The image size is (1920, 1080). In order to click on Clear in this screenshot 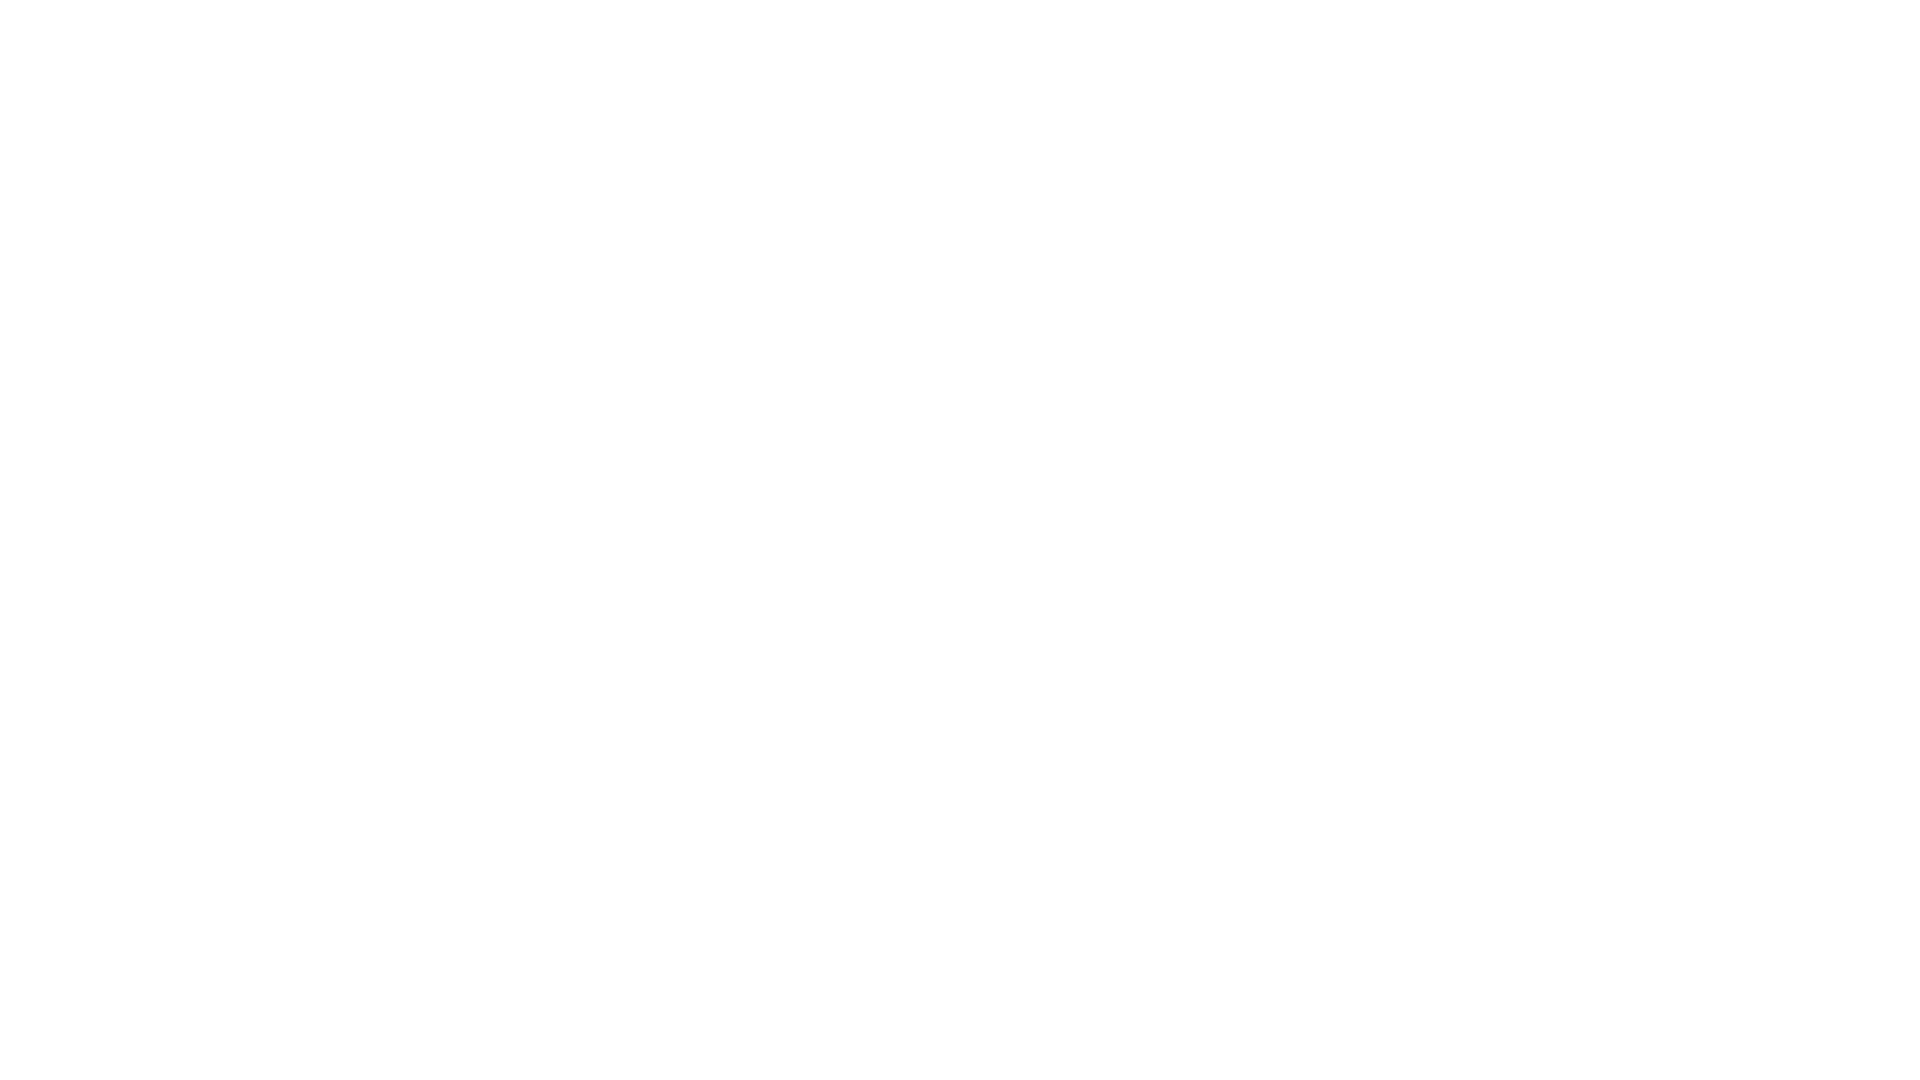, I will do `click(1275, 27)`.